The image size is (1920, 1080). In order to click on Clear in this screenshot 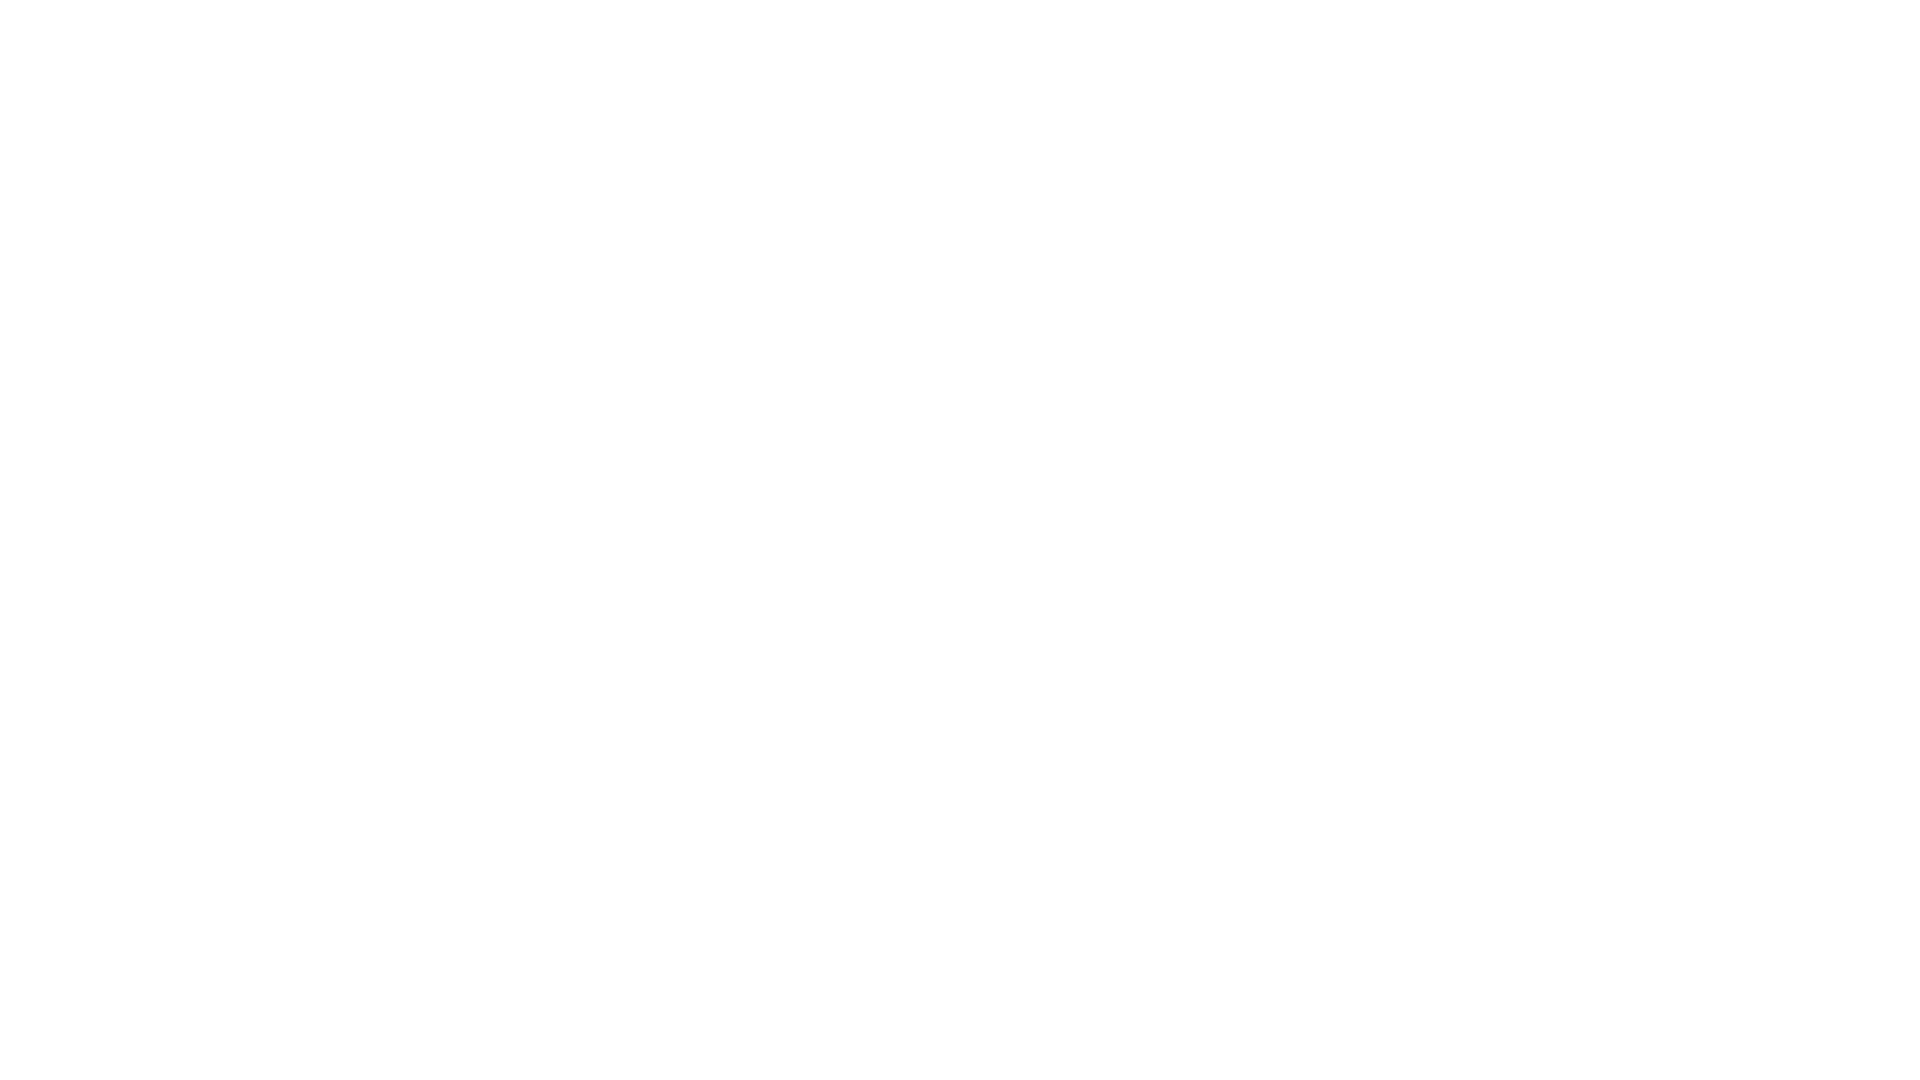, I will do `click(1275, 27)`.